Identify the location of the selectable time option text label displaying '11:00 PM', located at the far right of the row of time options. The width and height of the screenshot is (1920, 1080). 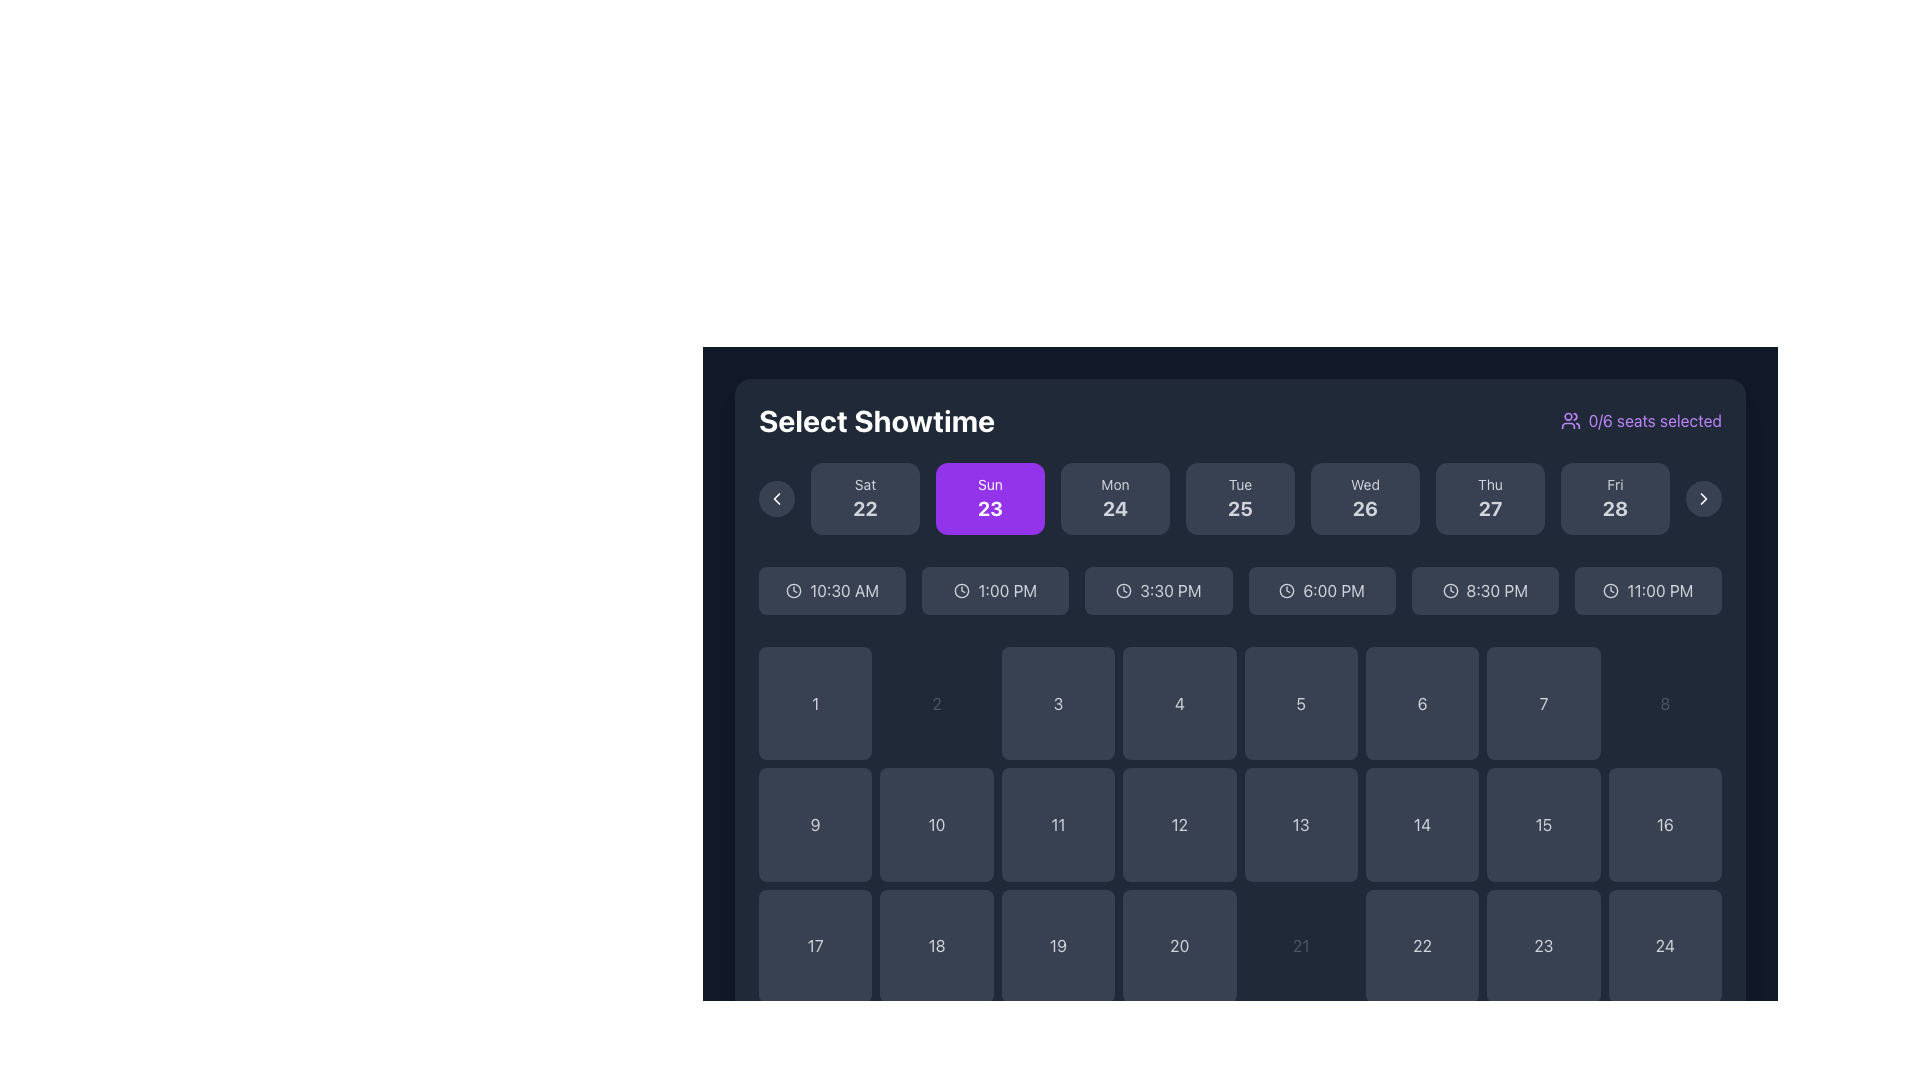
(1660, 589).